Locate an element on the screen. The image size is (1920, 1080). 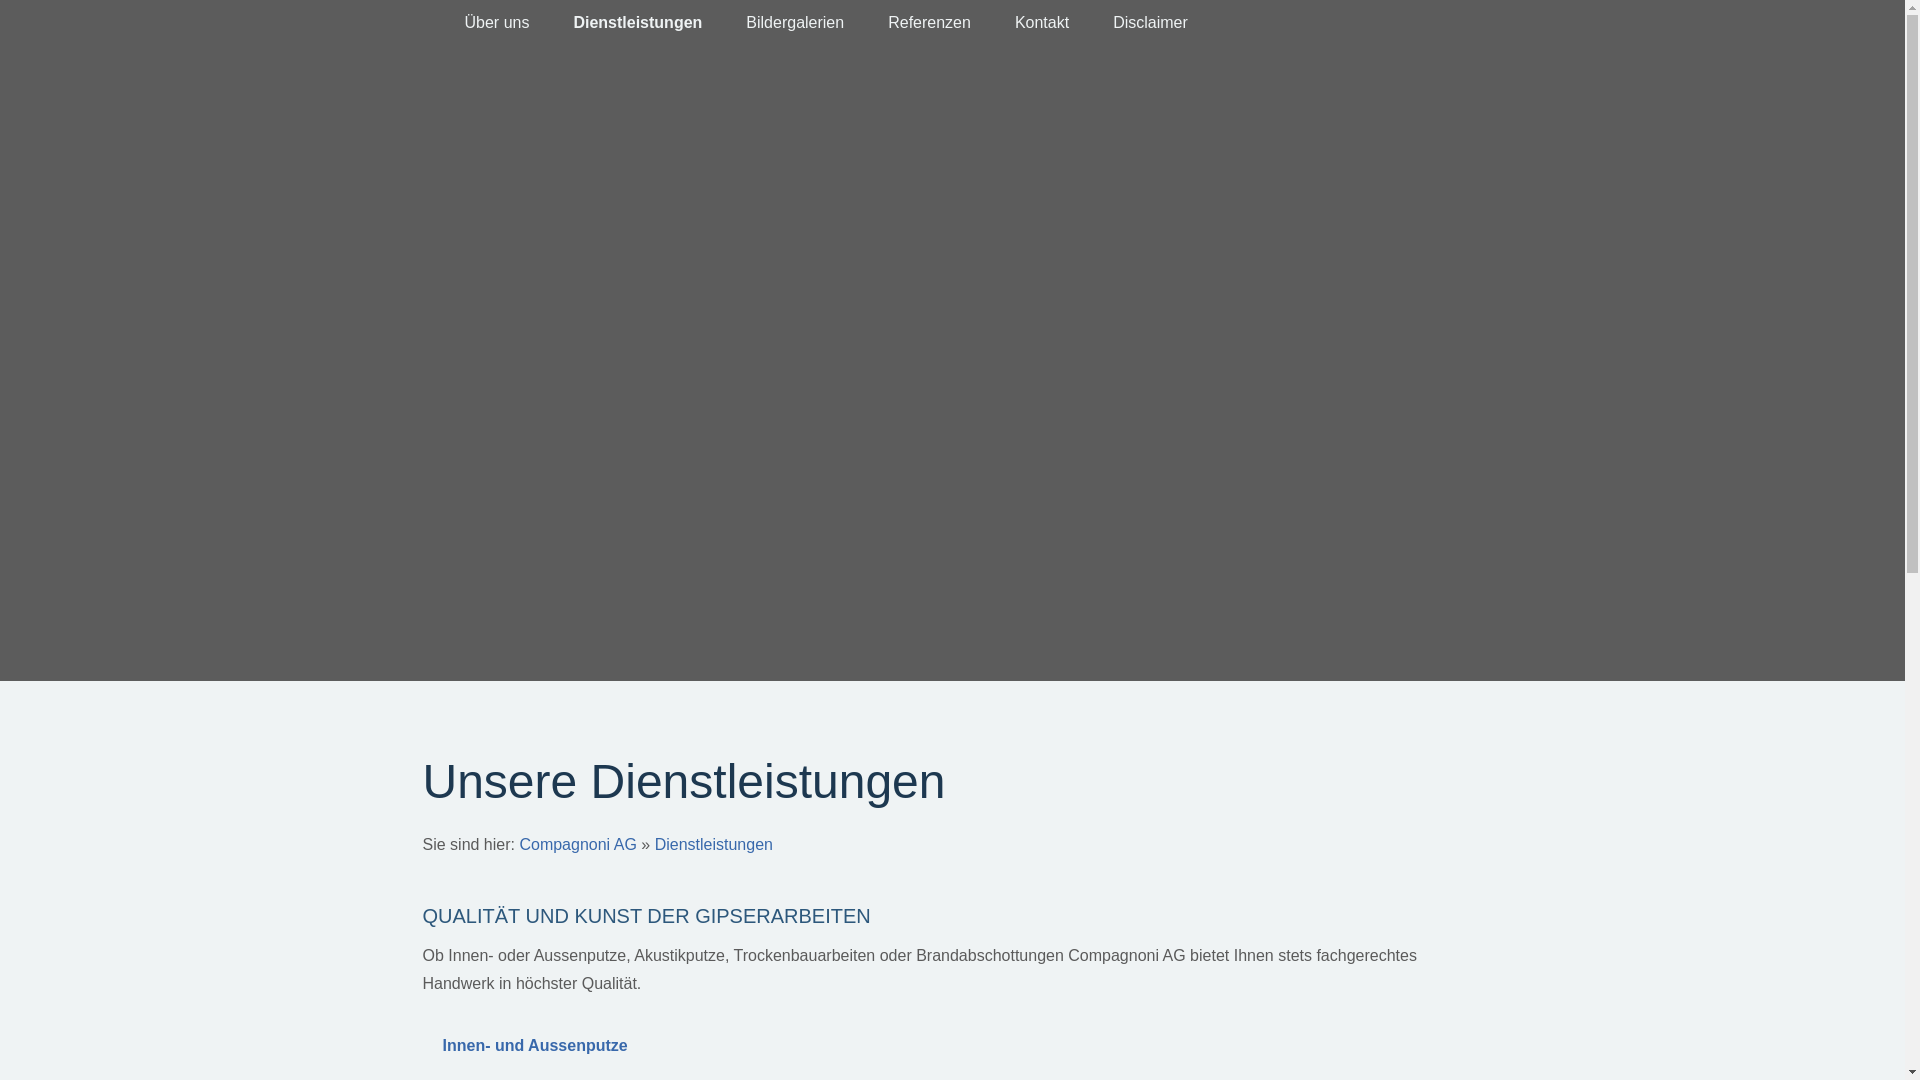
'Compagnoni AG' is located at coordinates (576, 844).